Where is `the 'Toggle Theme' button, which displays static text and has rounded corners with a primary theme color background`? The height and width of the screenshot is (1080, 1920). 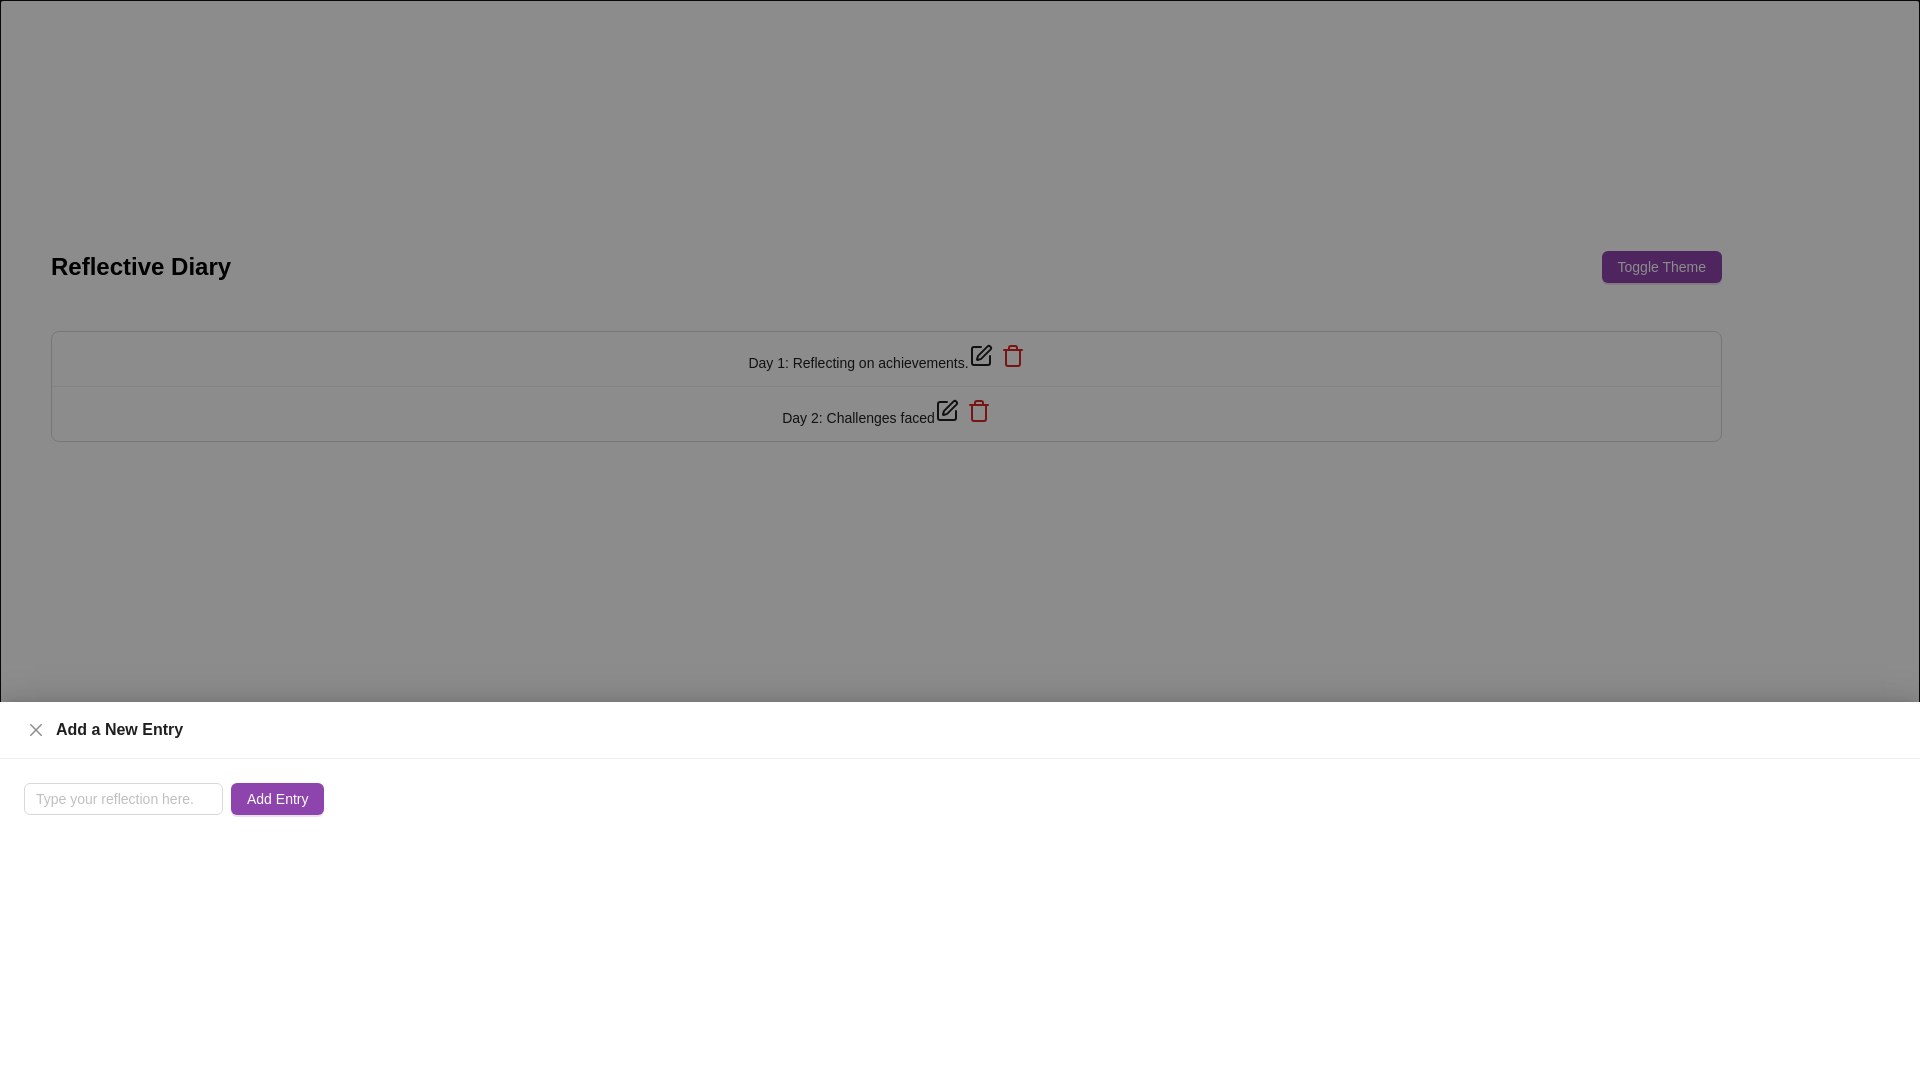
the 'Toggle Theme' button, which displays static text and has rounded corners with a primary theme color background is located at coordinates (1661, 265).